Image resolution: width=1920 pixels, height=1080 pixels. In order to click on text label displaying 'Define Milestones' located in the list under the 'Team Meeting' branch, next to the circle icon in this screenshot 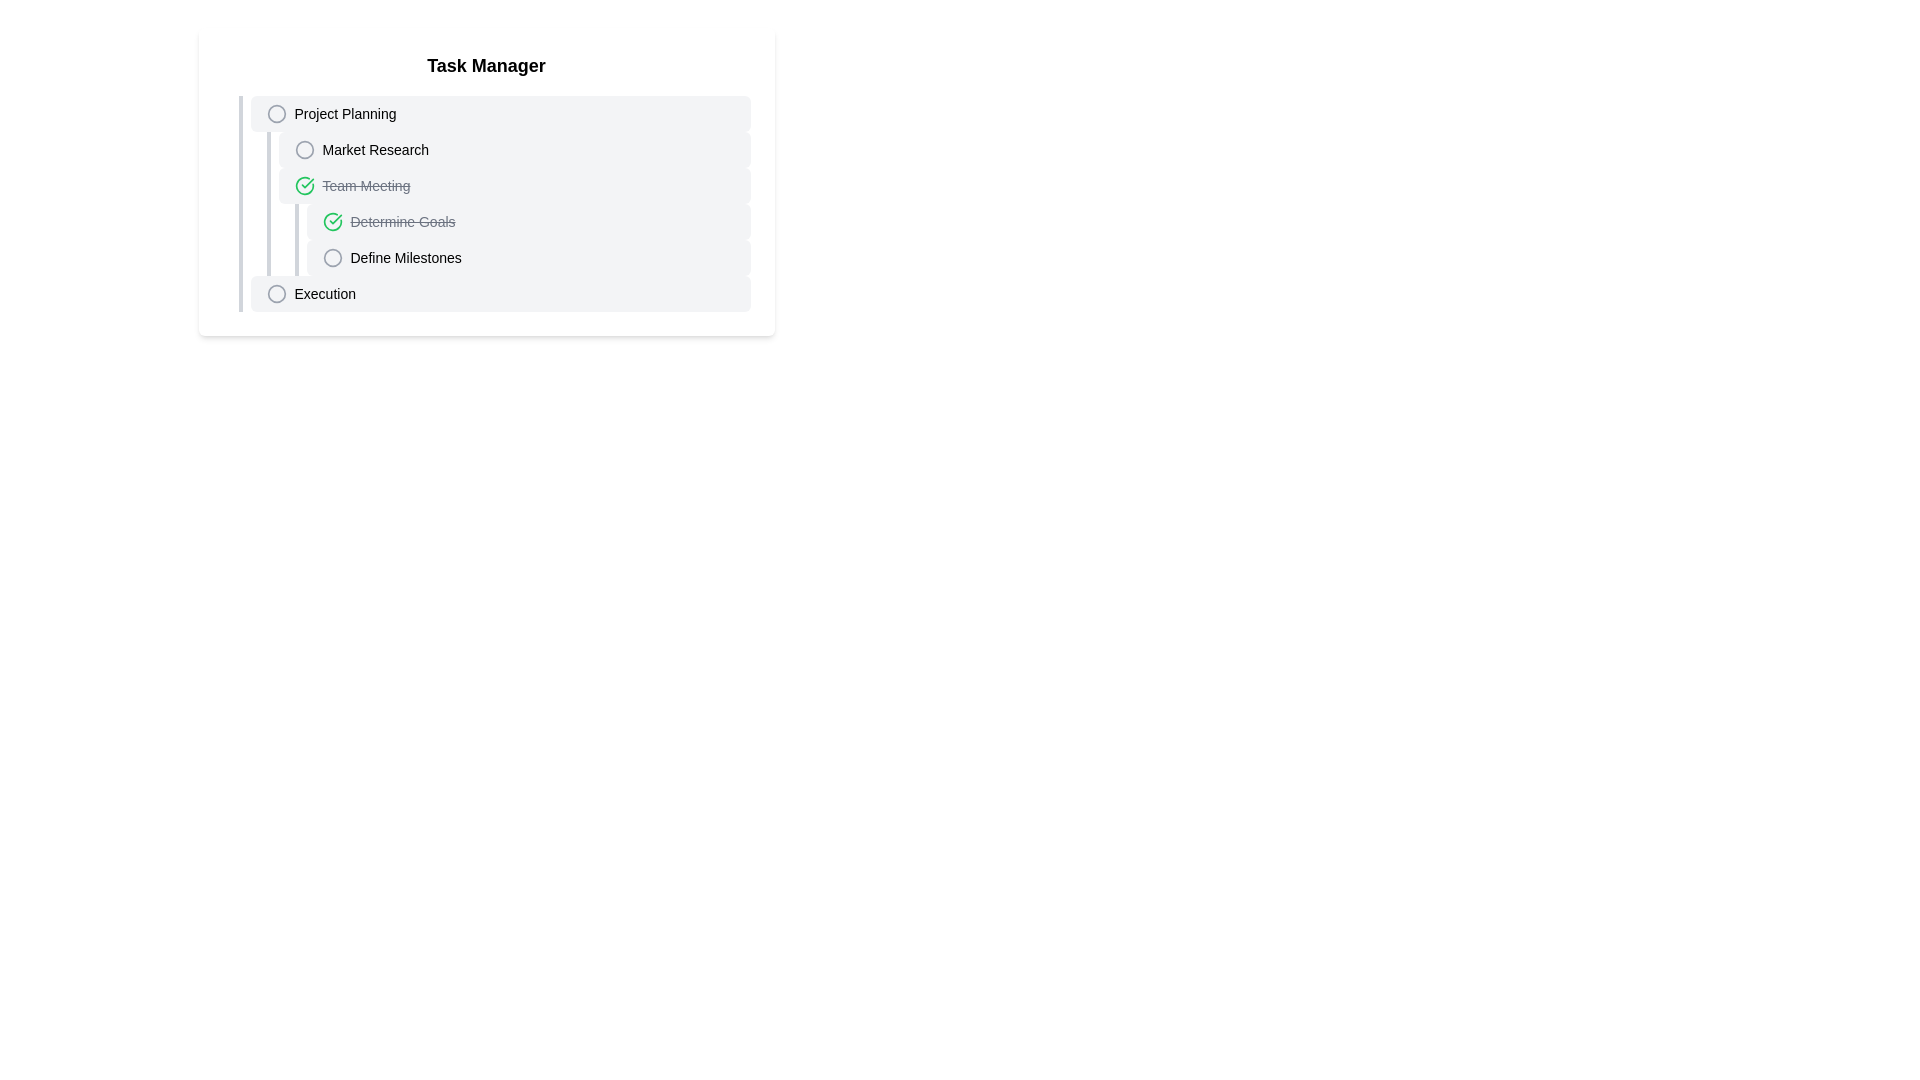, I will do `click(405, 257)`.